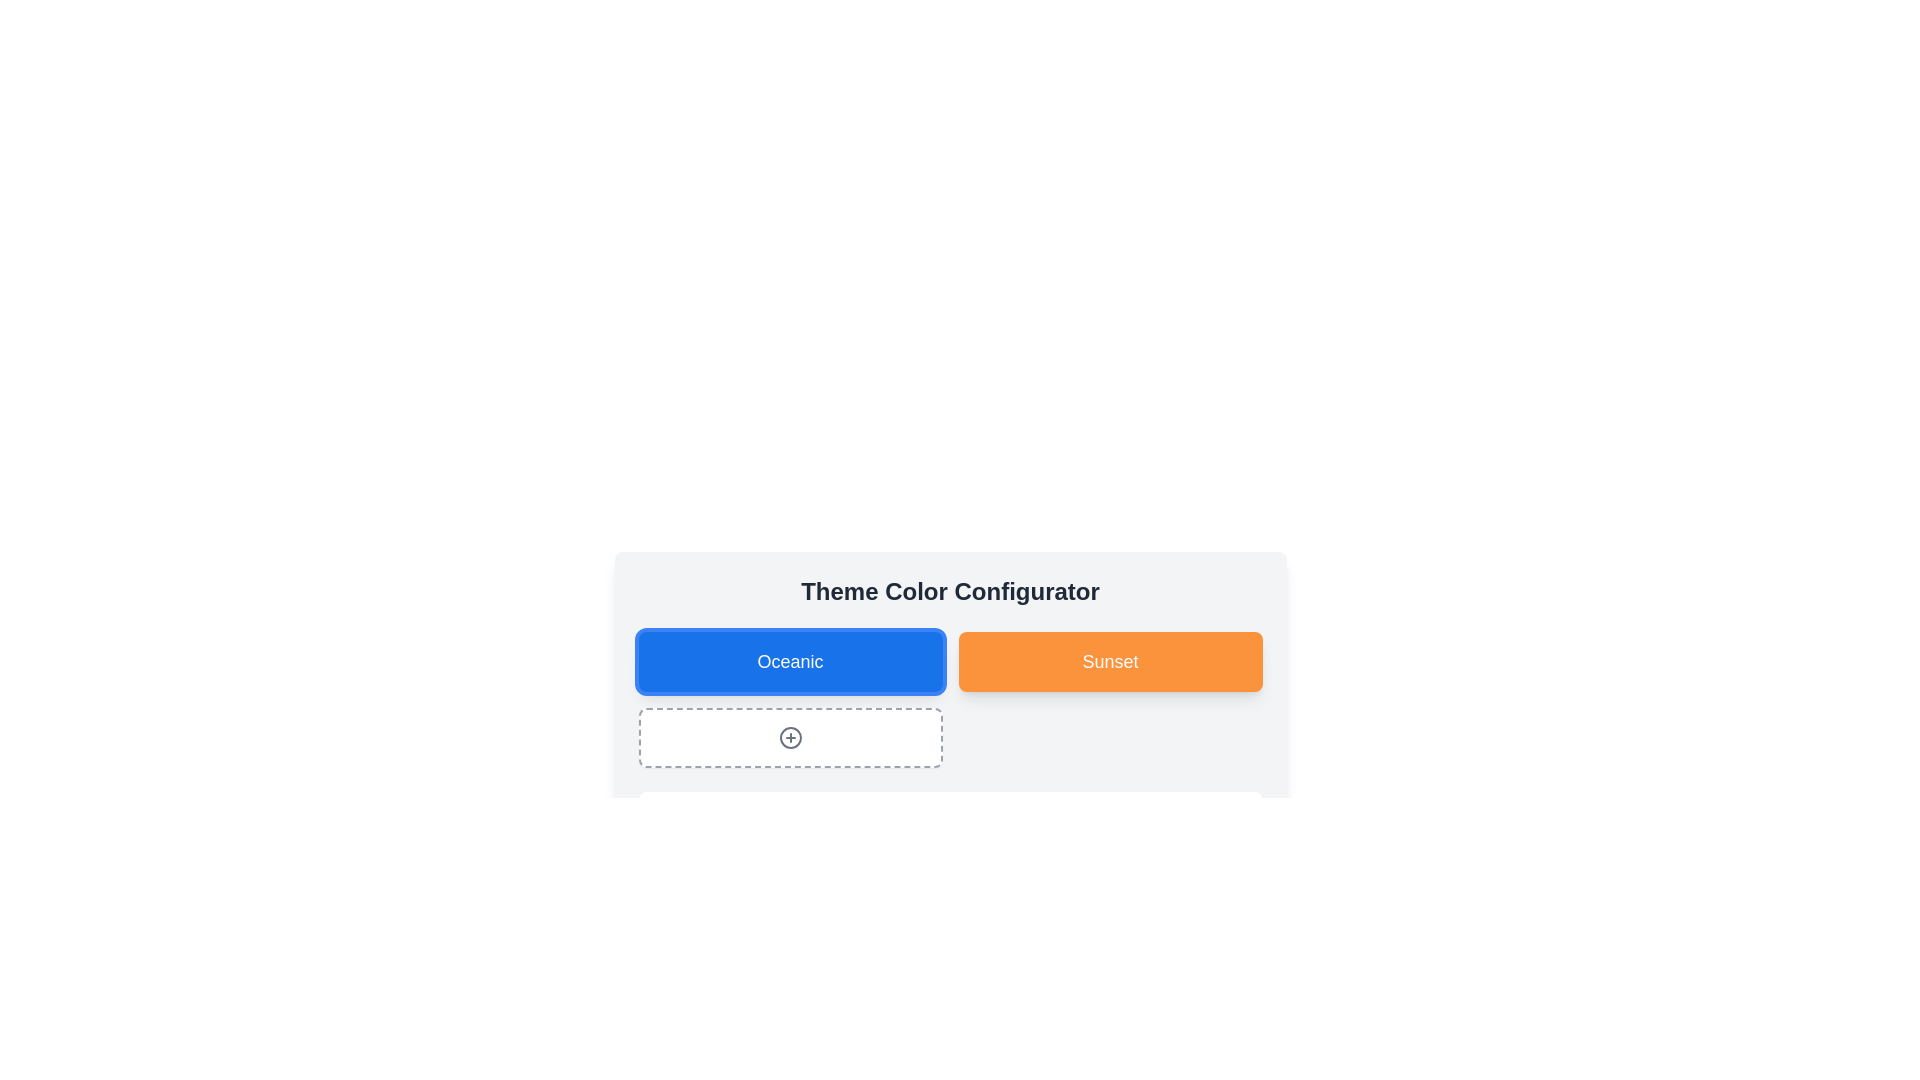 The image size is (1920, 1080). I want to click on the actionable icon button below the 'Oceanic' and 'Sunset' buttons, so click(789, 737).